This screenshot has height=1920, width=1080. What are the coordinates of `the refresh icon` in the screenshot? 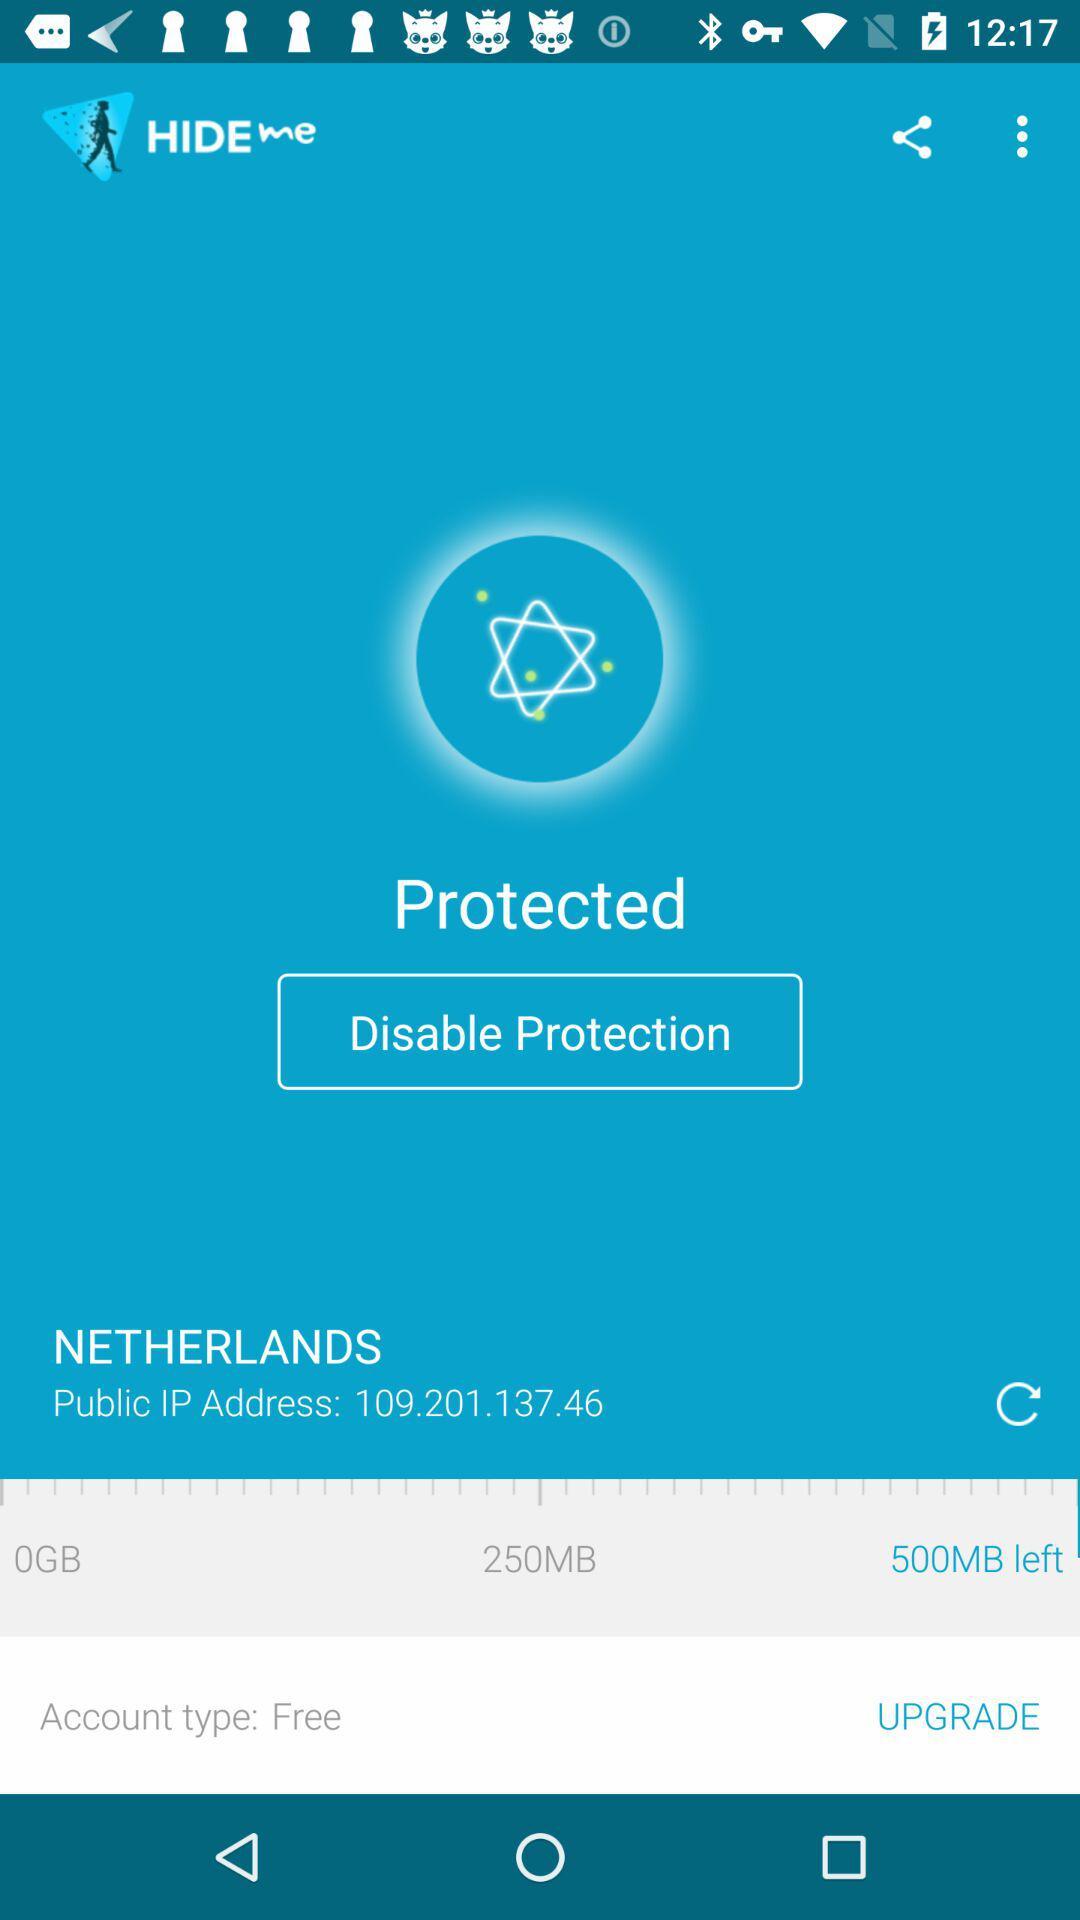 It's located at (1018, 1402).